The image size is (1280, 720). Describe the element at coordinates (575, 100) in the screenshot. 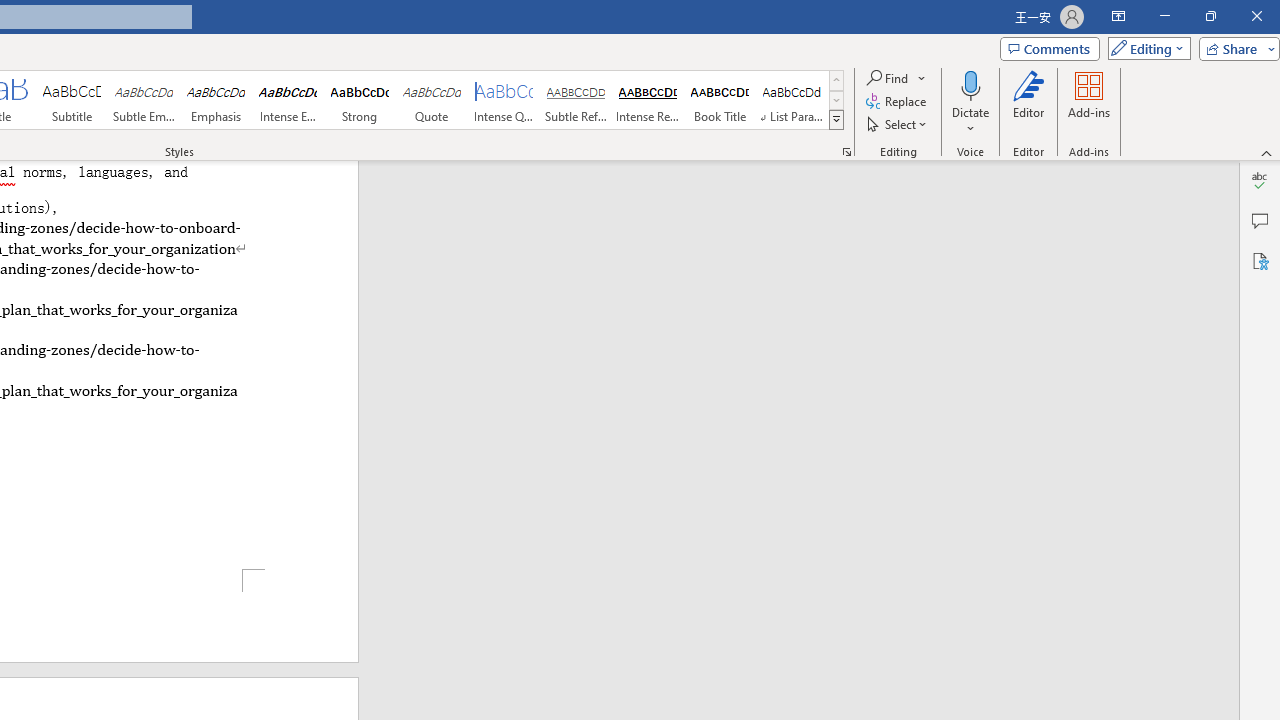

I see `'Subtle Reference'` at that location.